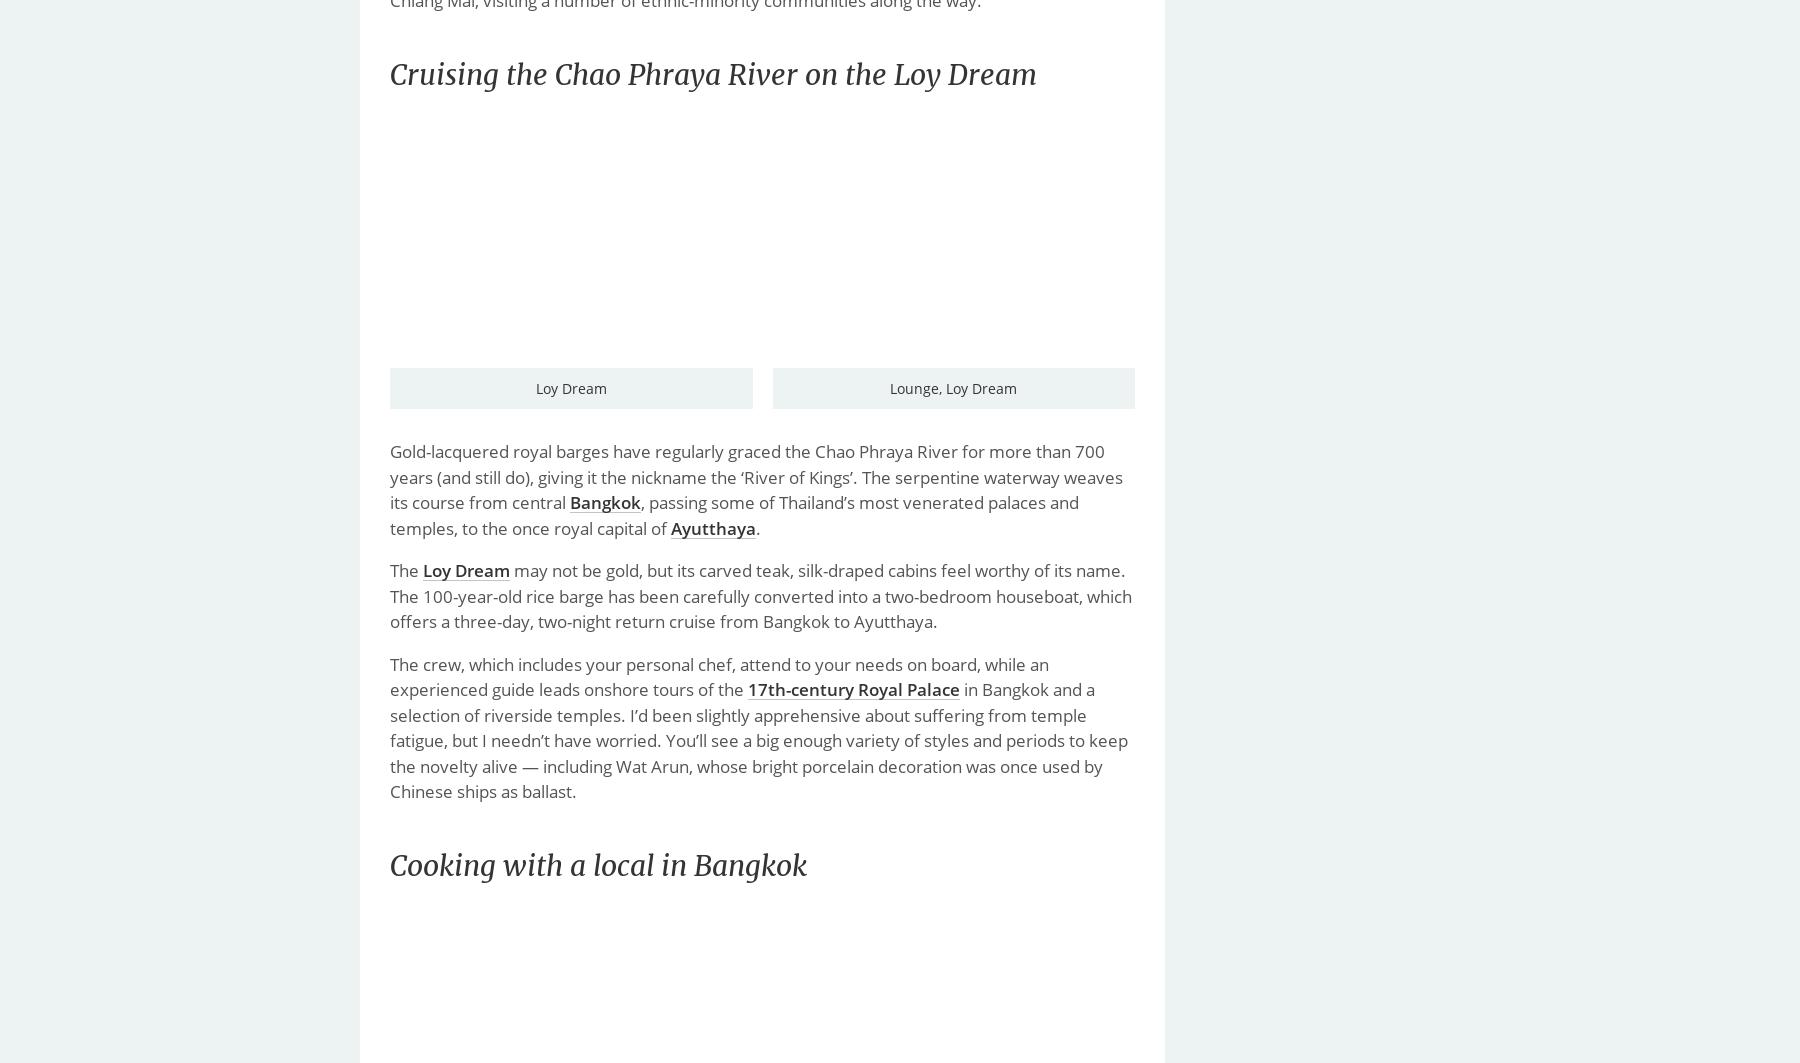 This screenshot has width=1800, height=1063. I want to click on 'Lounge, Loy Dream', so click(952, 387).